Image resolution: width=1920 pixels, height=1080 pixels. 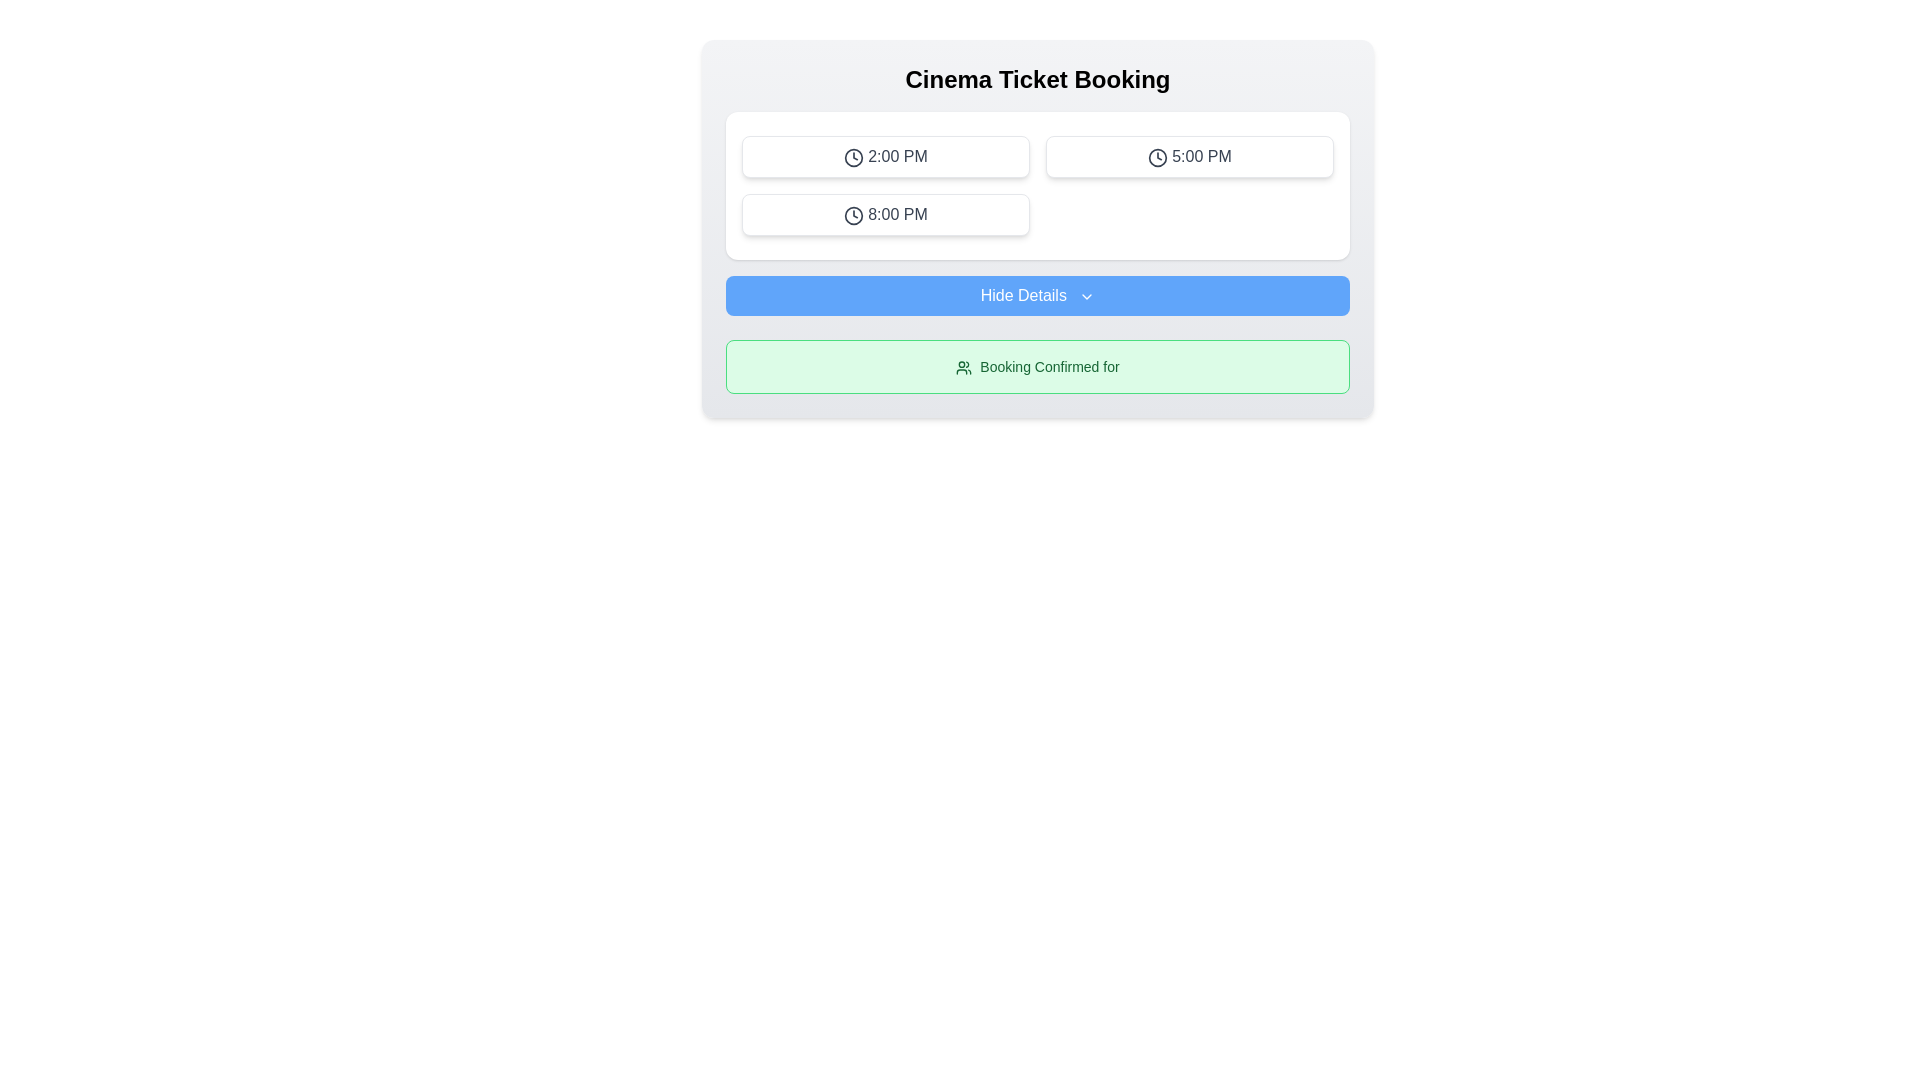 What do you see at coordinates (885, 156) in the screenshot?
I see `the button displaying '2:00 PM' with a clock icon` at bounding box center [885, 156].